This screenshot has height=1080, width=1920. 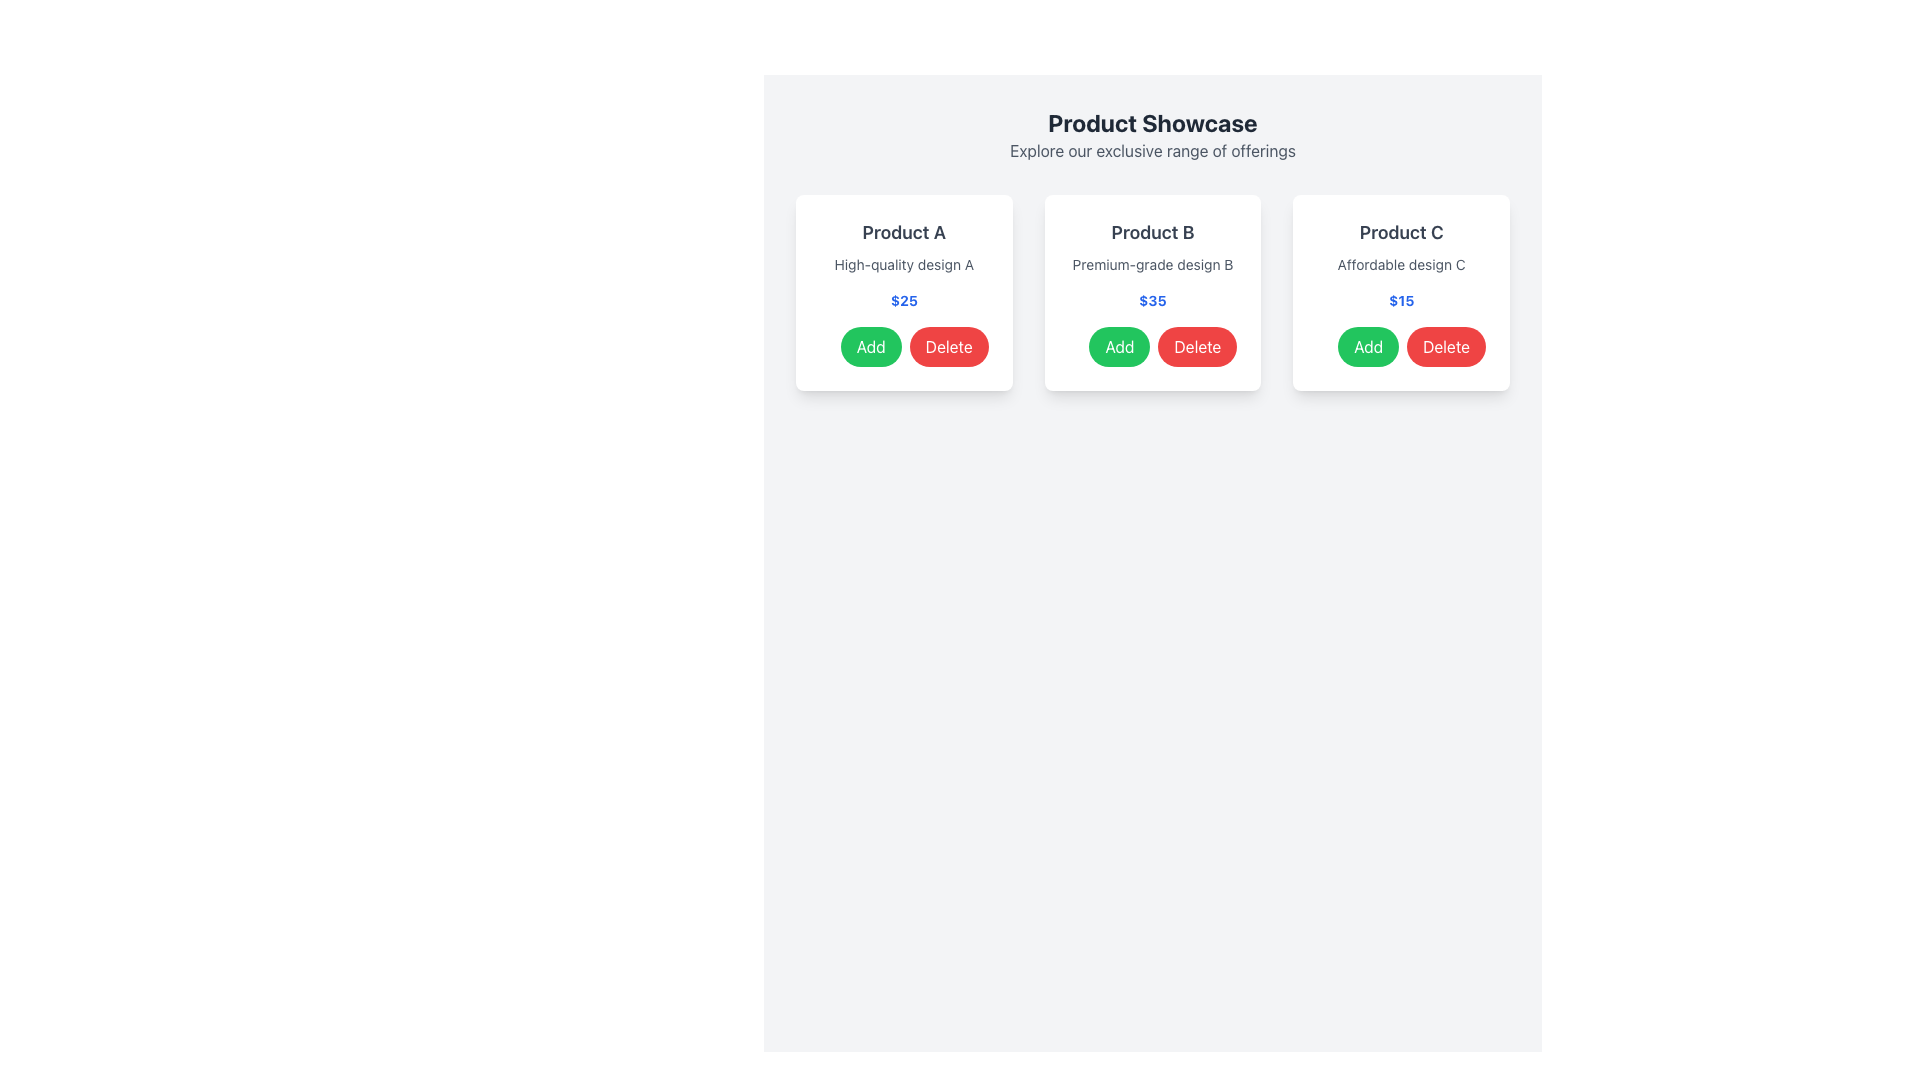 I want to click on the 'Add' button located at the bottom-right part of the 'Product C' card, beneath the price '$15', so click(x=1400, y=346).